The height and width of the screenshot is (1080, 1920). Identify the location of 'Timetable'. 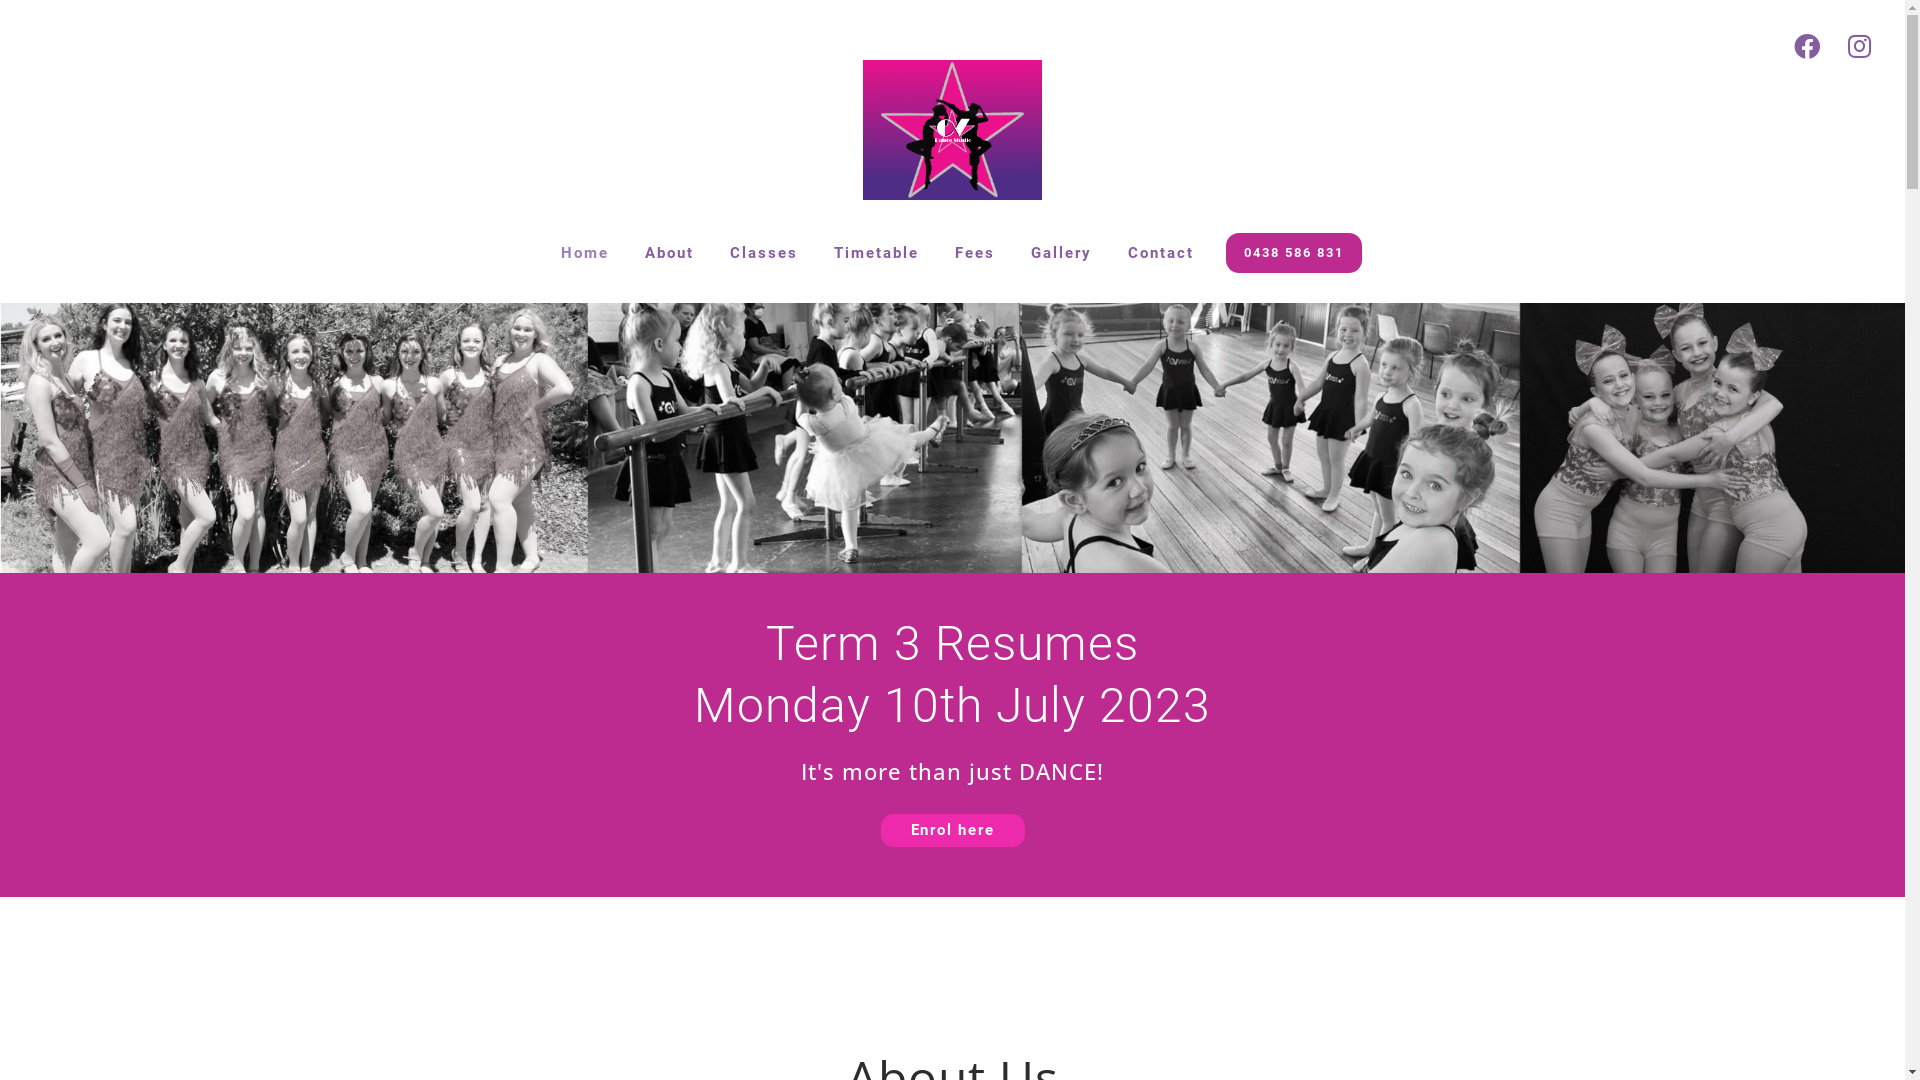
(816, 252).